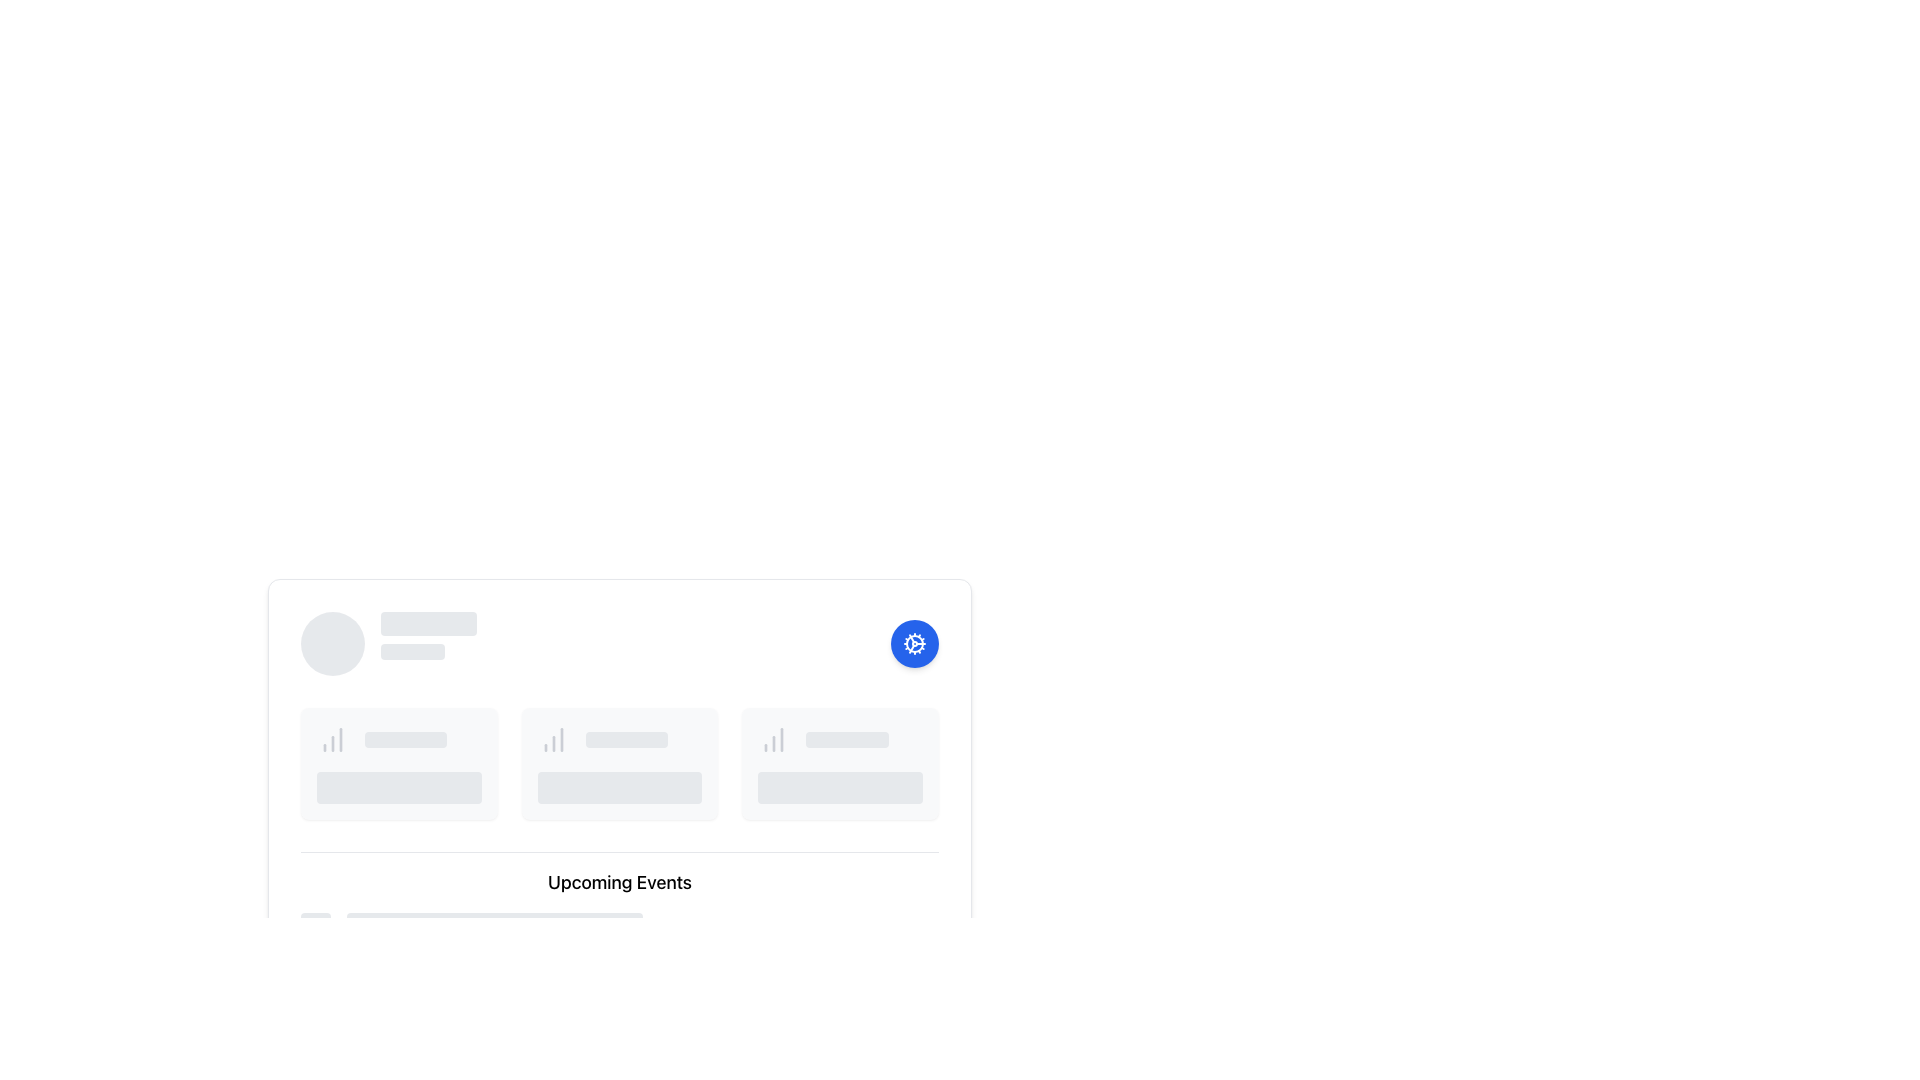 This screenshot has height=1080, width=1920. Describe the element at coordinates (840, 763) in the screenshot. I see `the animation of the bottom-right card in the grid layout of animated placeholders, which indicates that data is being loaded` at that location.